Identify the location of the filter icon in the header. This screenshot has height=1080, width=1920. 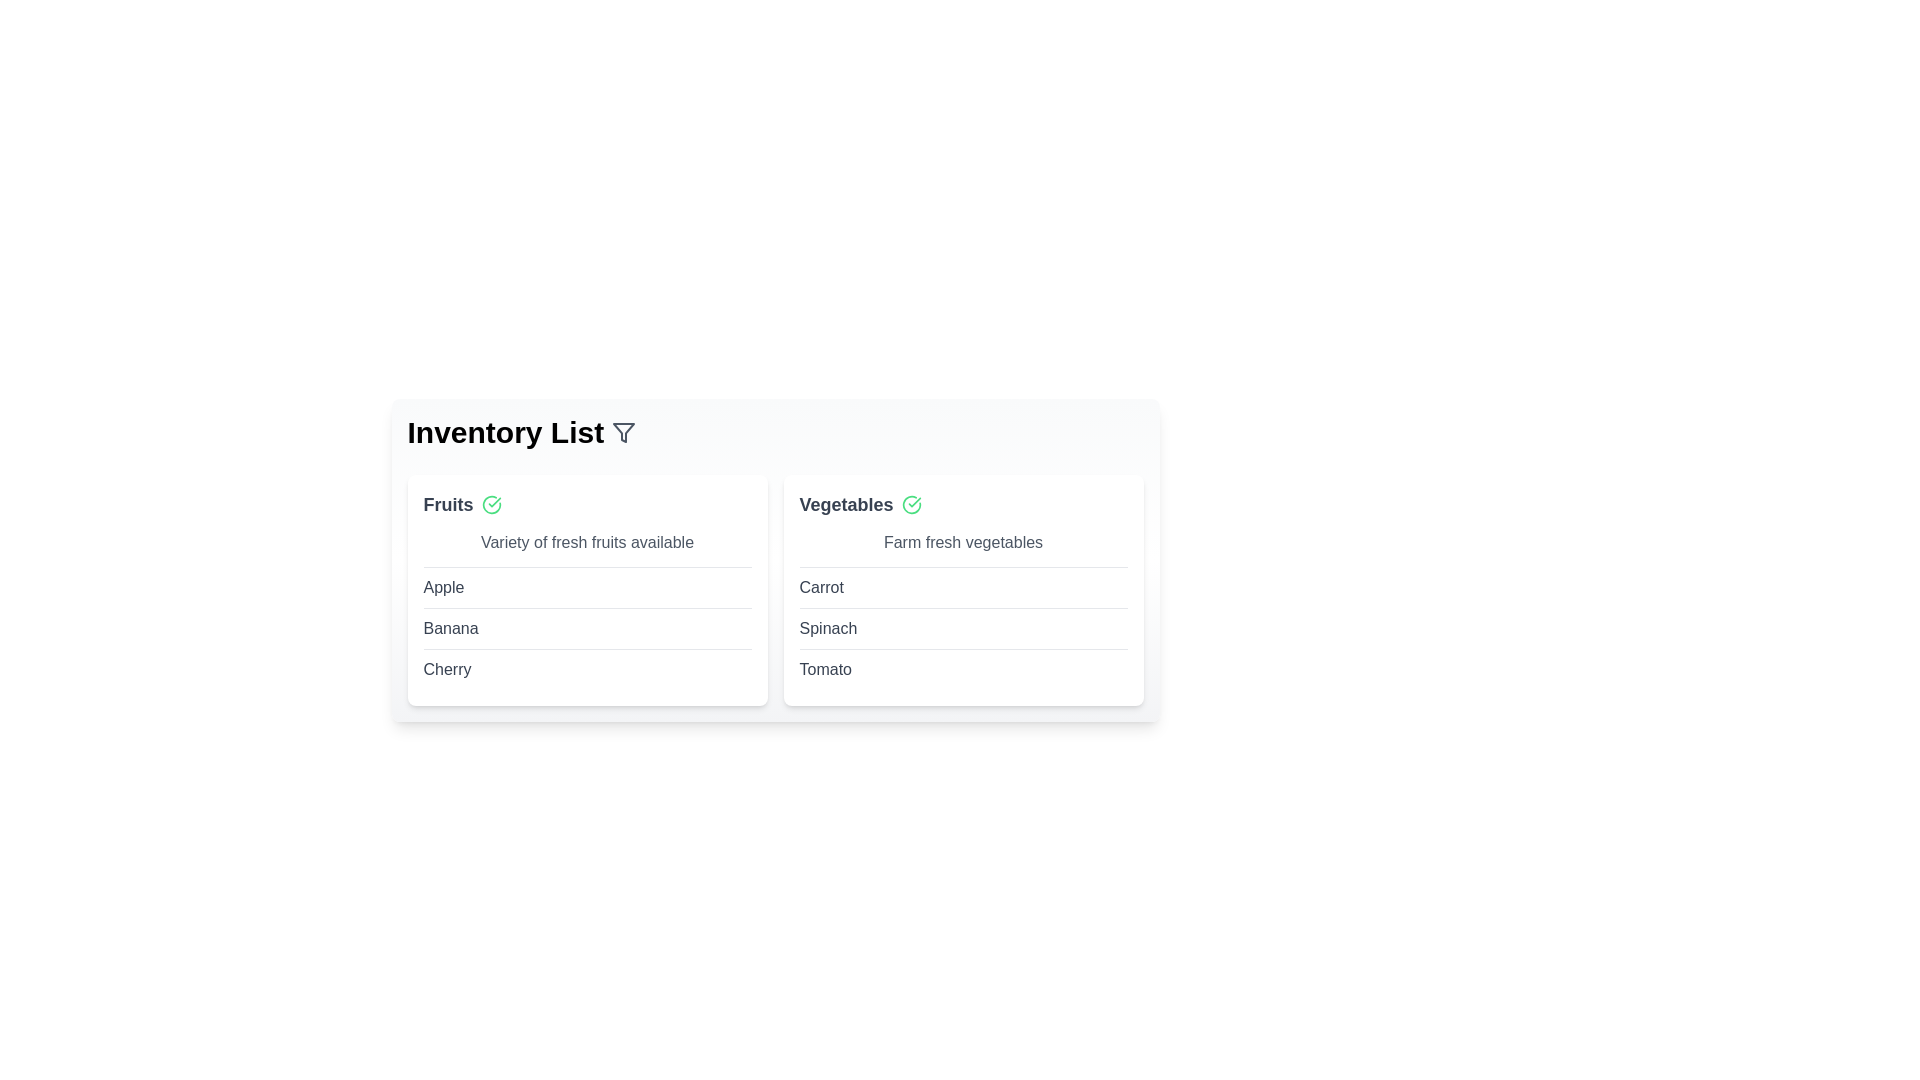
(623, 431).